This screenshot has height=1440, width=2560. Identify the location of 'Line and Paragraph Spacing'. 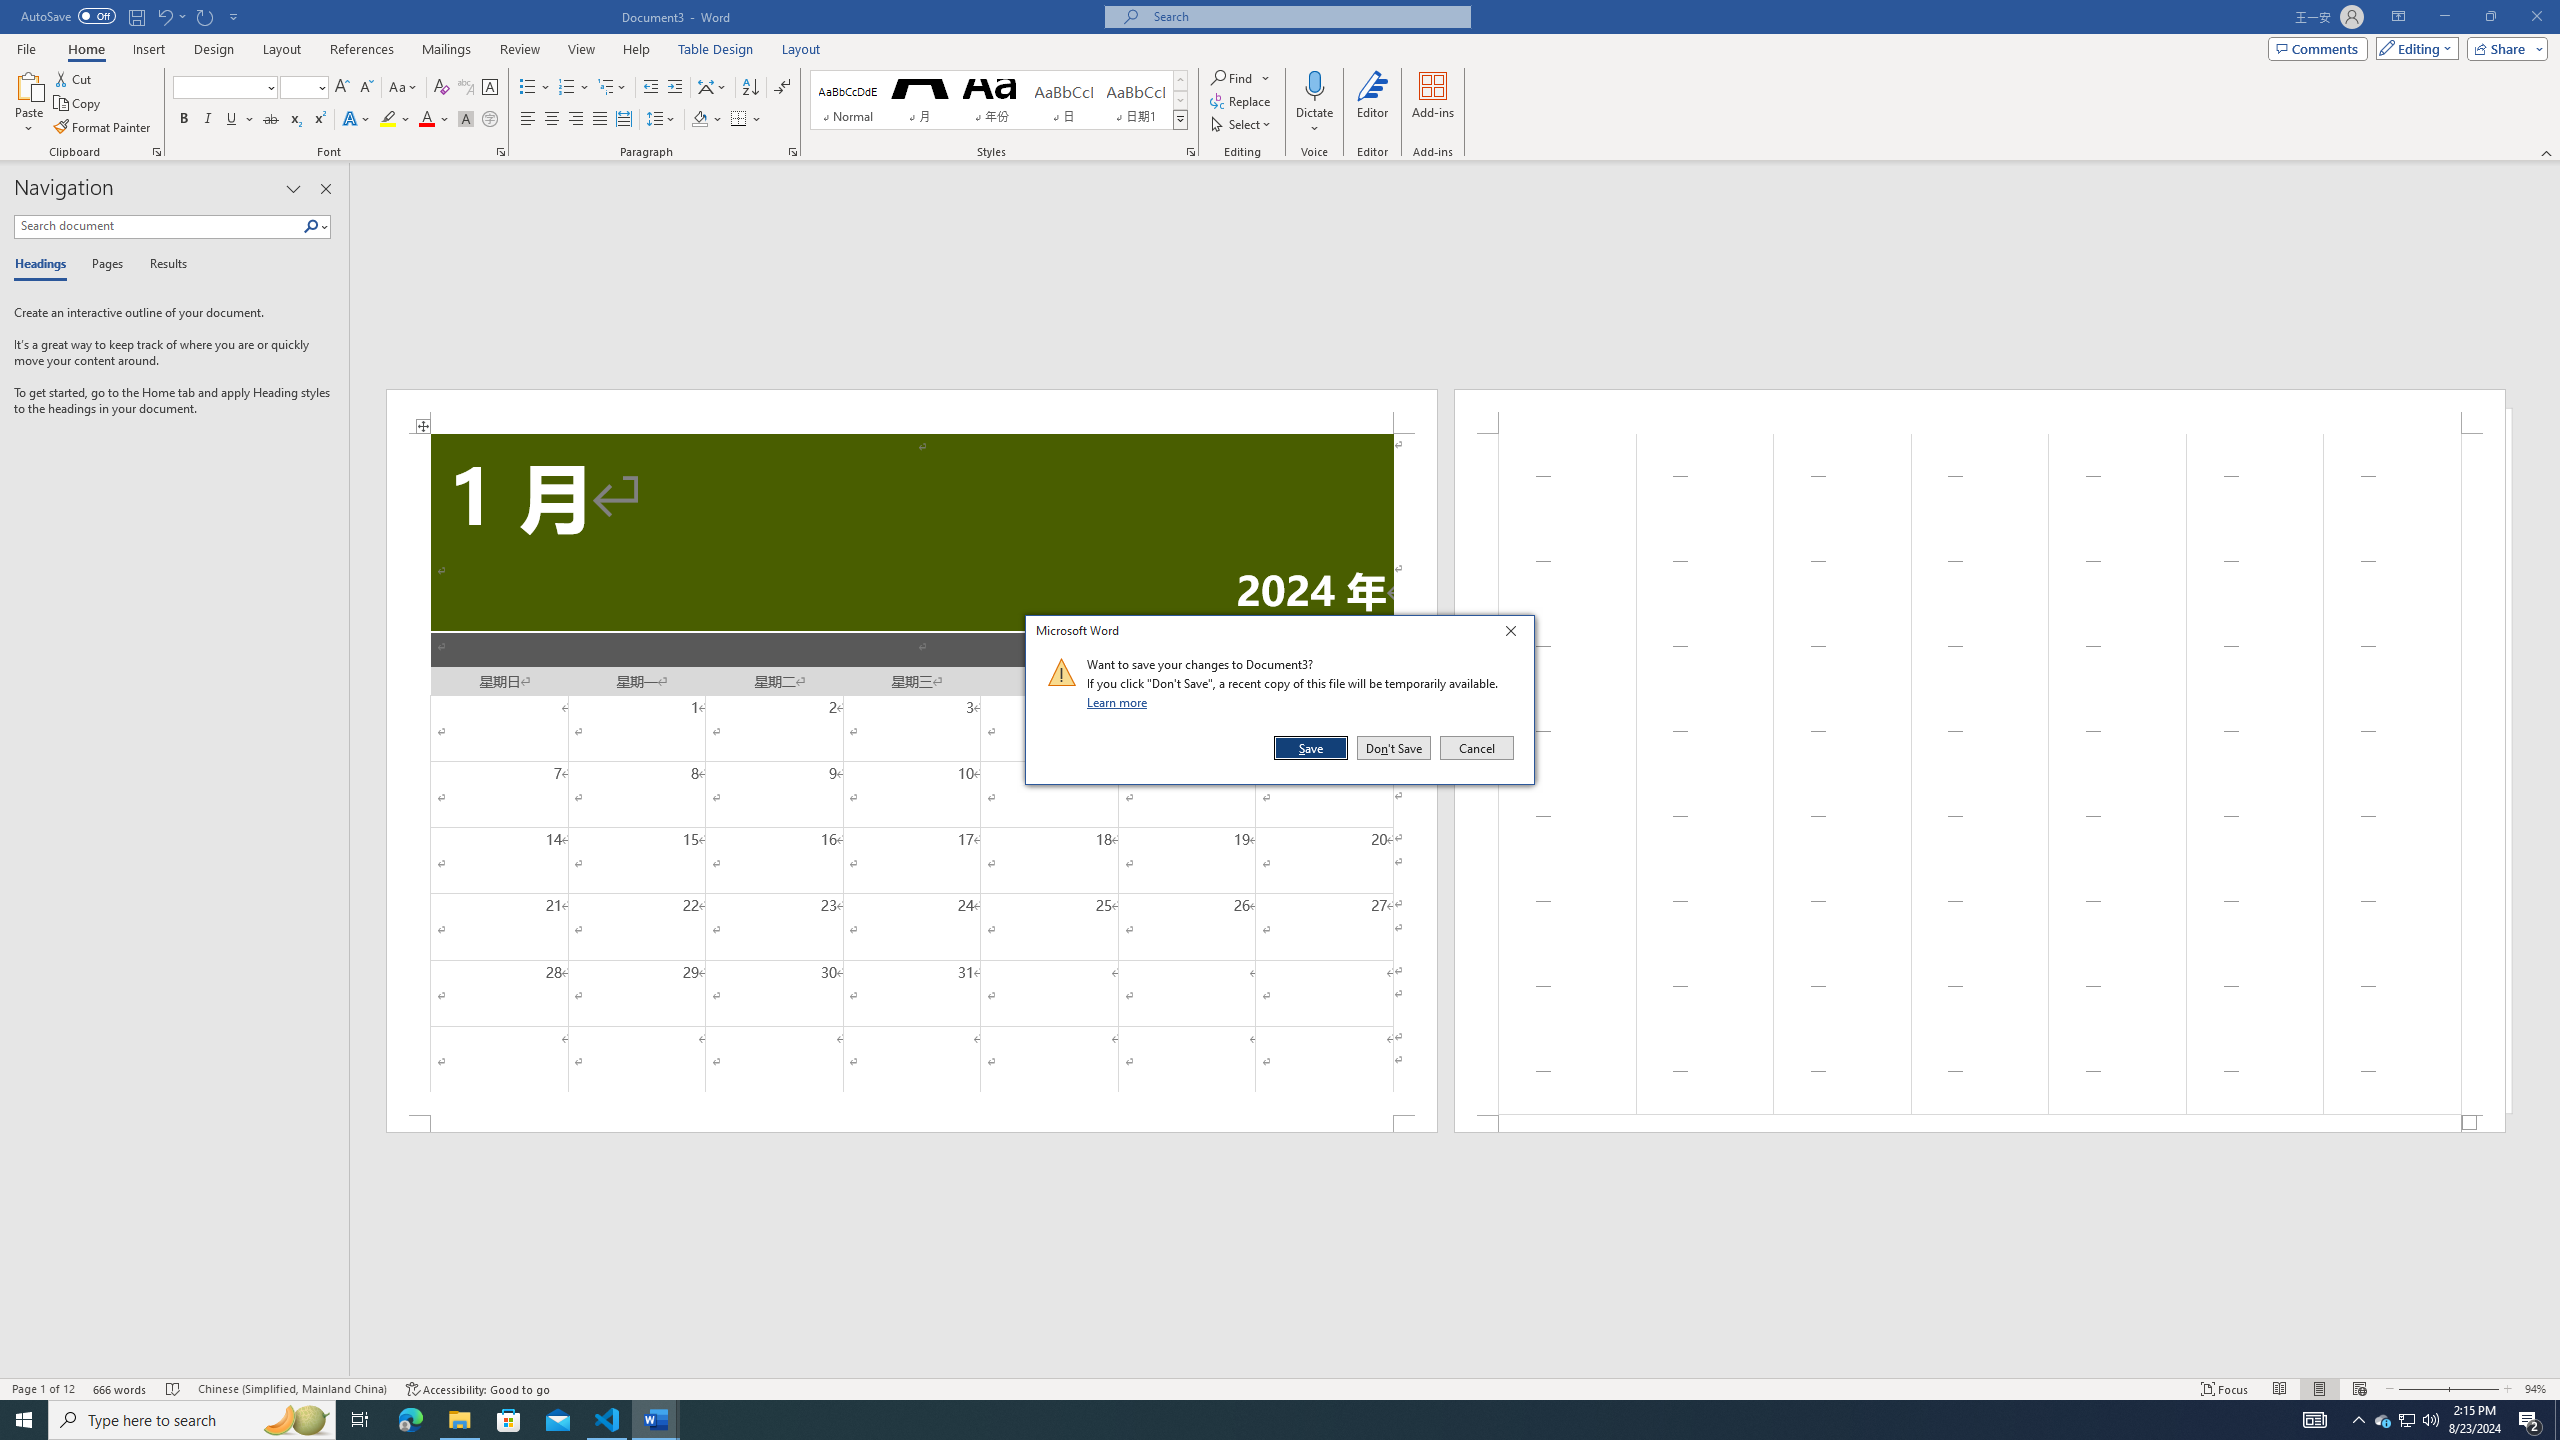
(663, 118).